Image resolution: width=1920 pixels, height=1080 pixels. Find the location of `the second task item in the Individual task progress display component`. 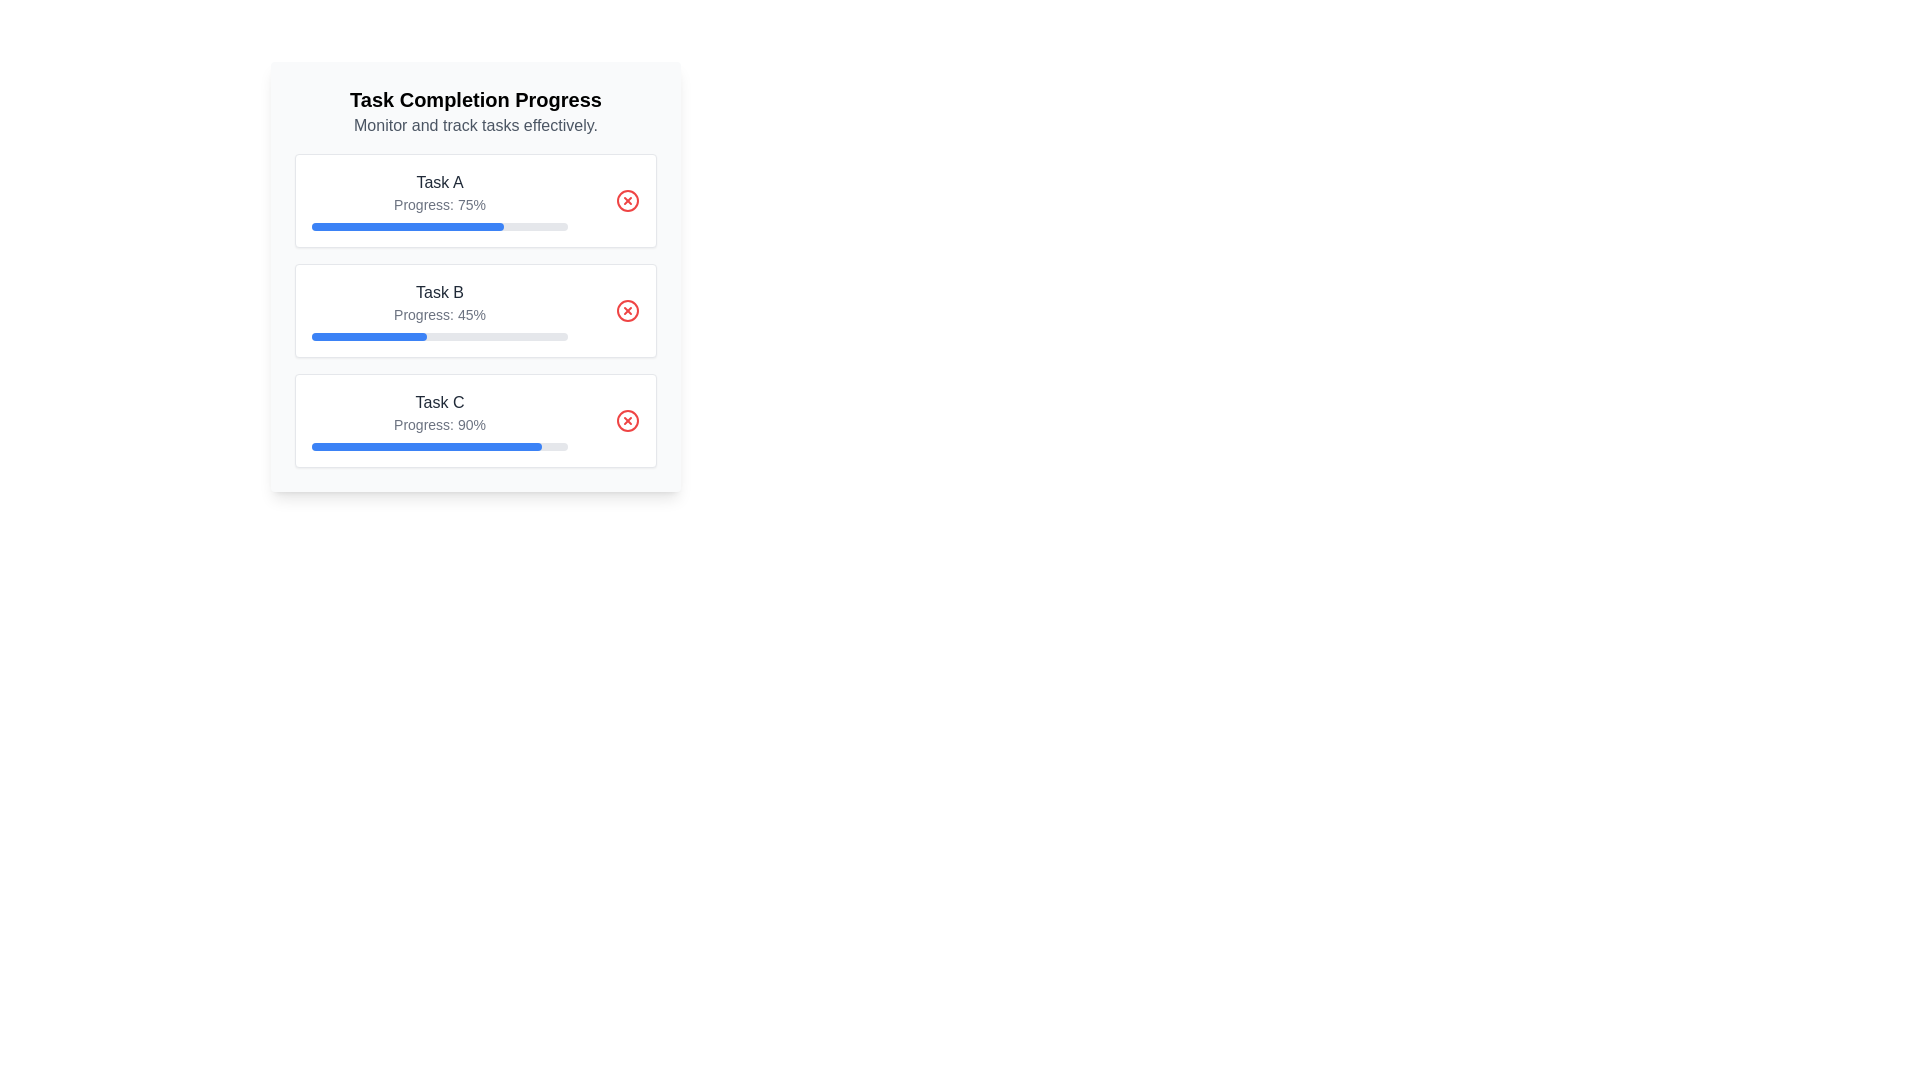

the second task item in the Individual task progress display component is located at coordinates (474, 311).